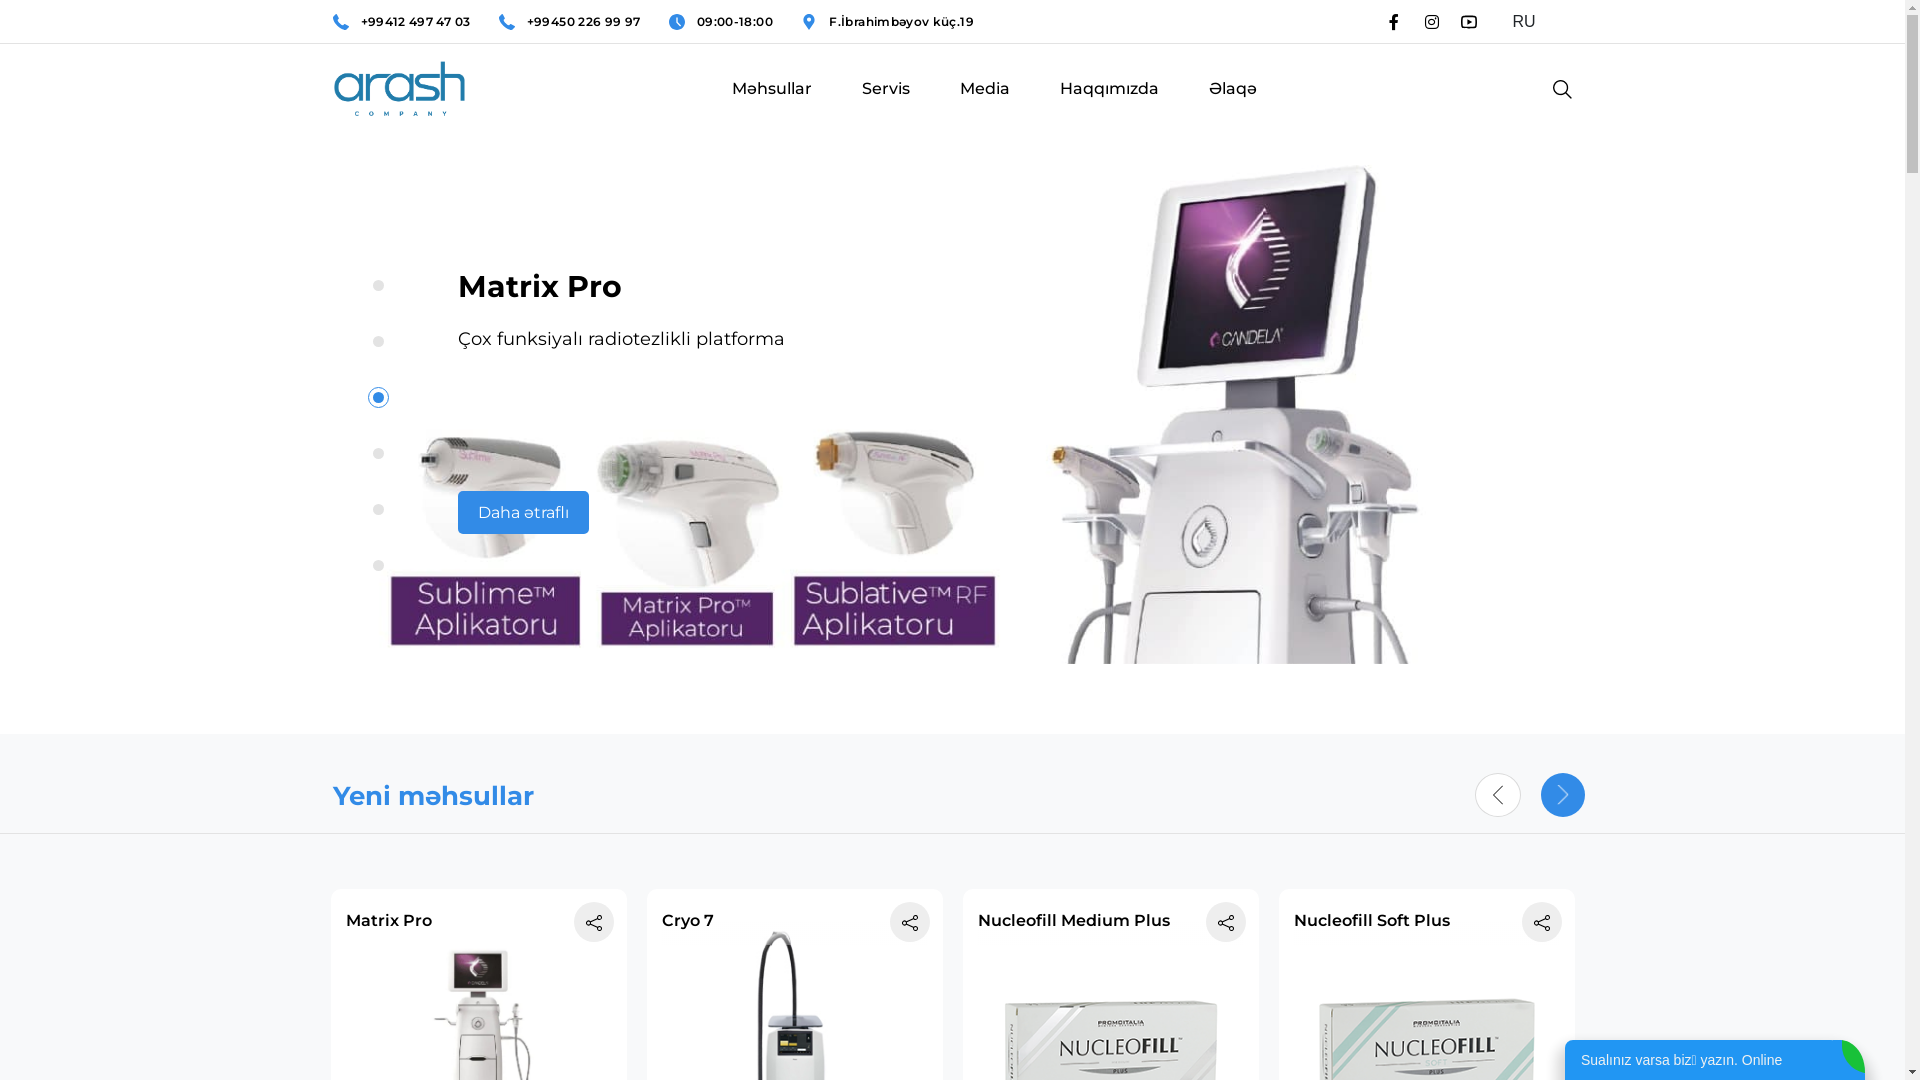  I want to click on '+99412 497 47 03', so click(413, 22).